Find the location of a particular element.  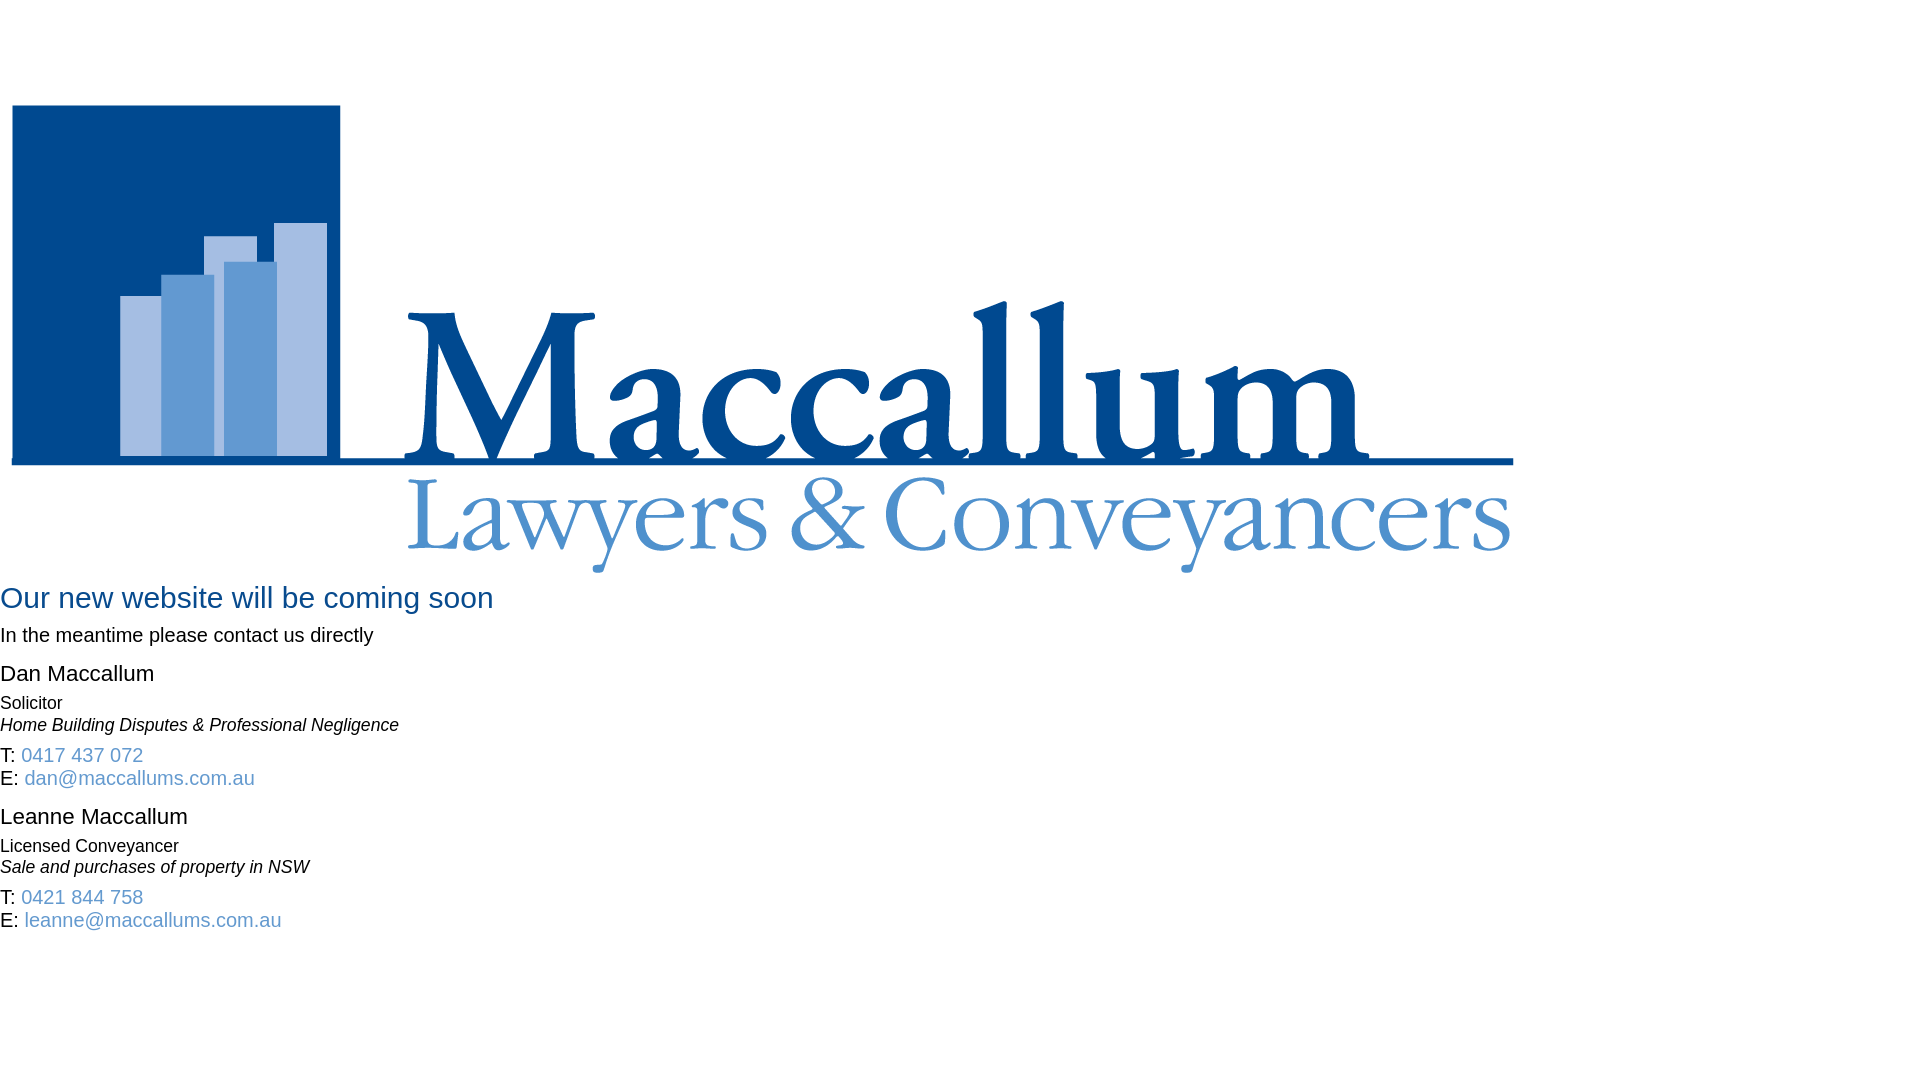

'dan@maccallums.com.au' is located at coordinates (138, 777).